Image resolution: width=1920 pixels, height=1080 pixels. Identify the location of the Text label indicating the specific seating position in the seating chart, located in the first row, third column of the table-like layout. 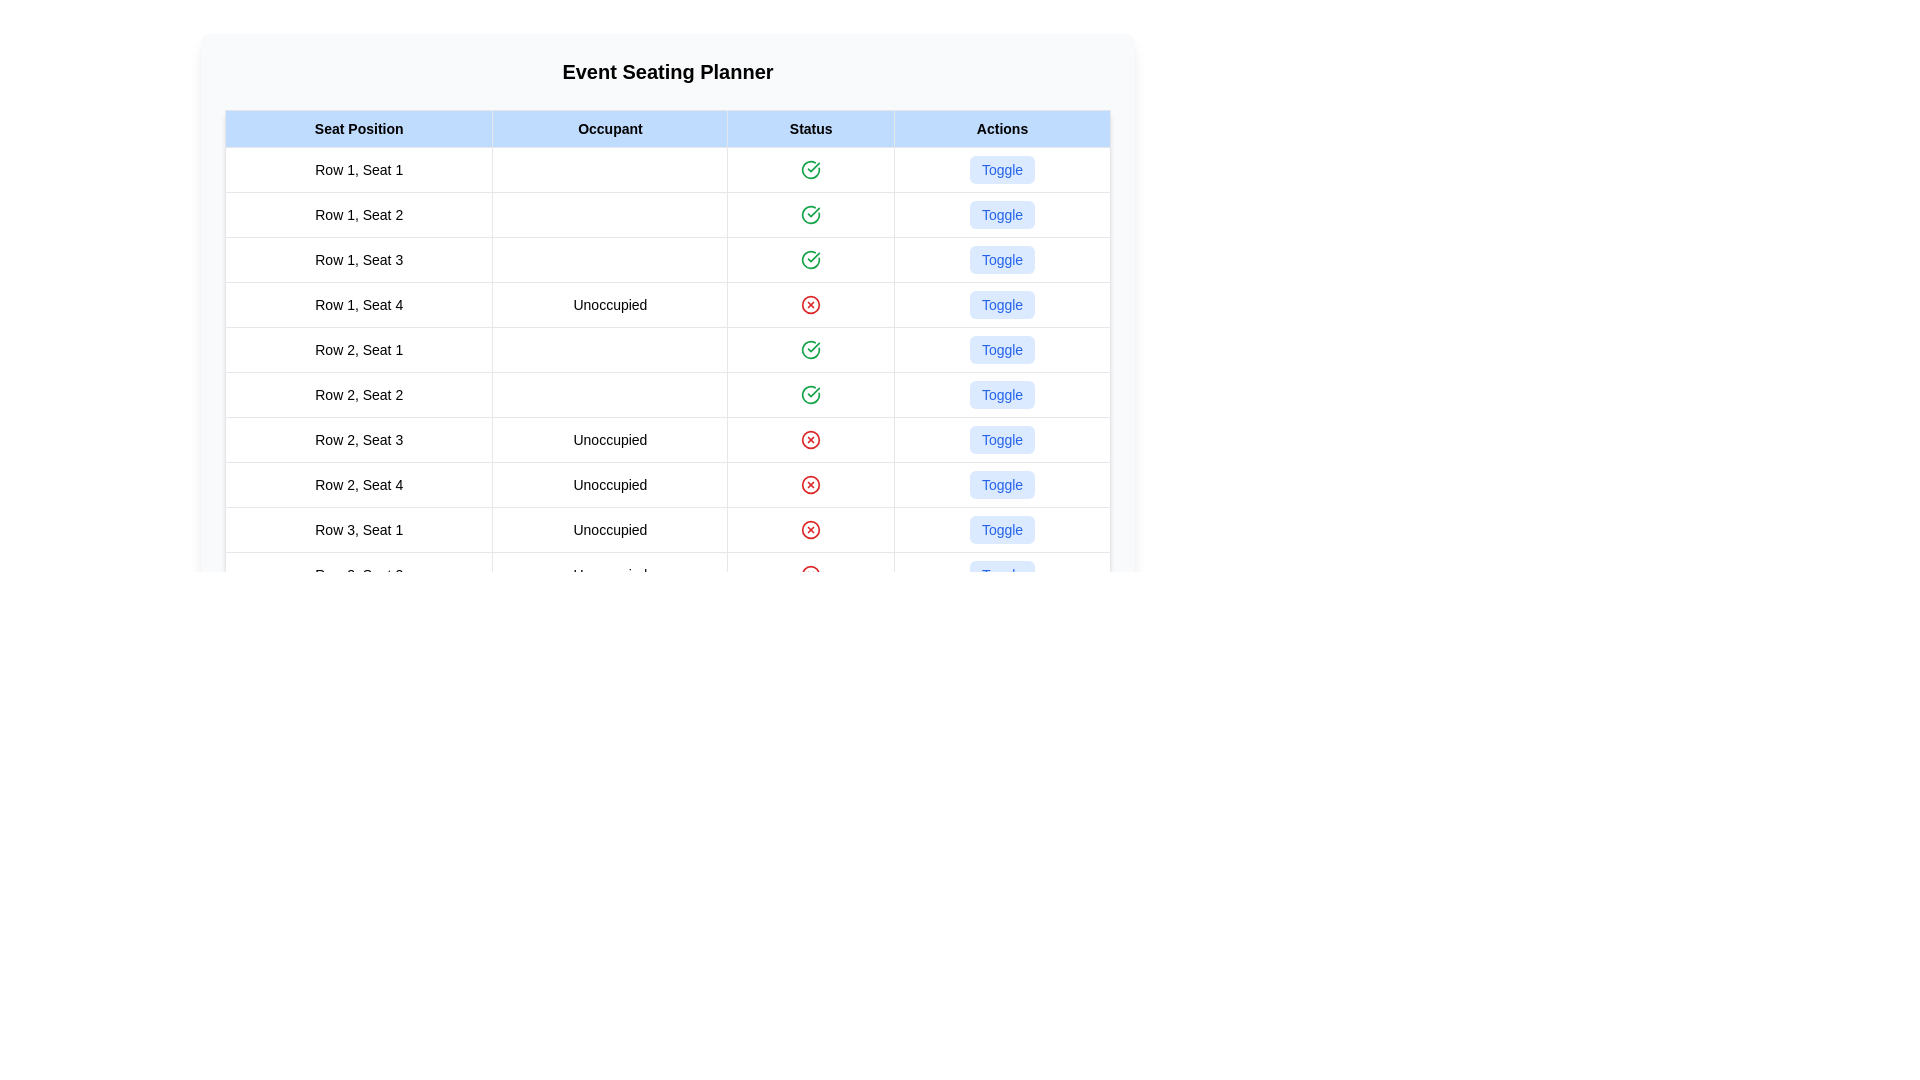
(359, 258).